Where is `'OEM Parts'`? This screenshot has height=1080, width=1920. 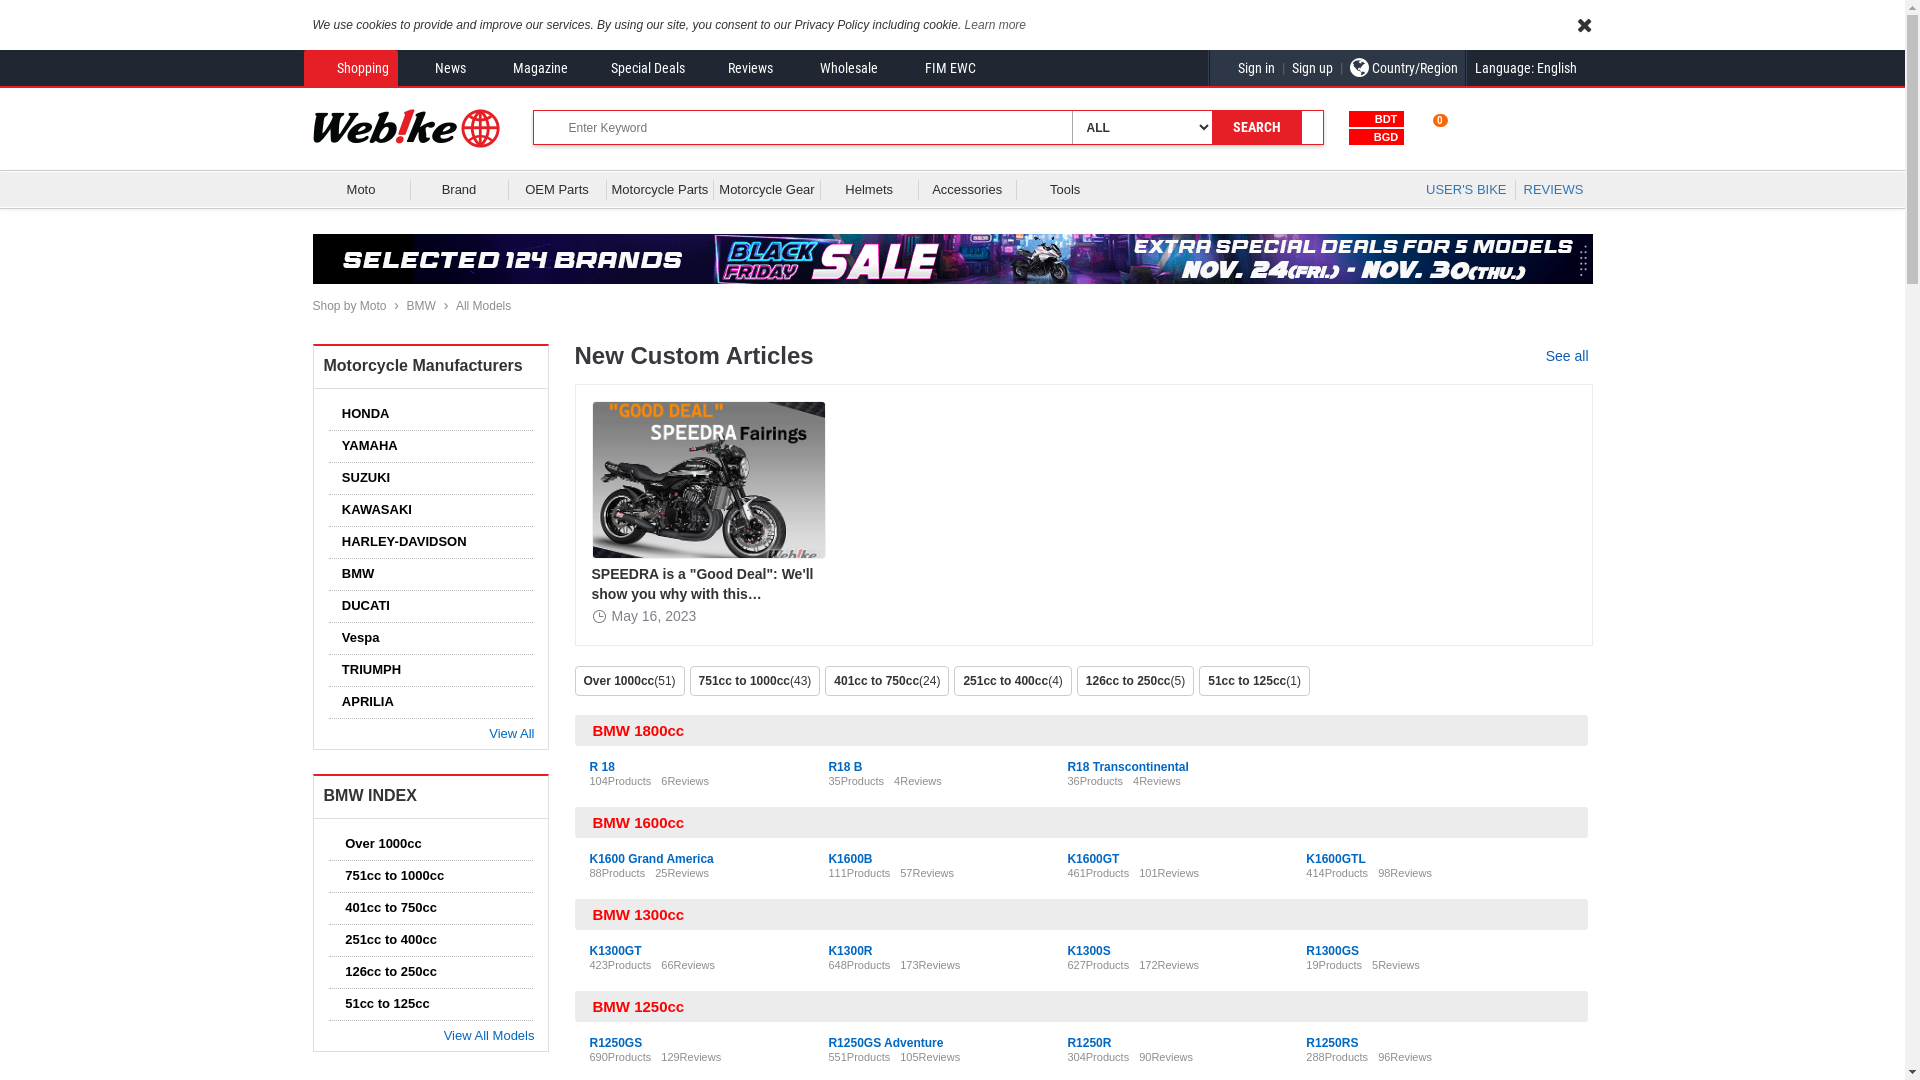
'OEM Parts' is located at coordinates (557, 189).